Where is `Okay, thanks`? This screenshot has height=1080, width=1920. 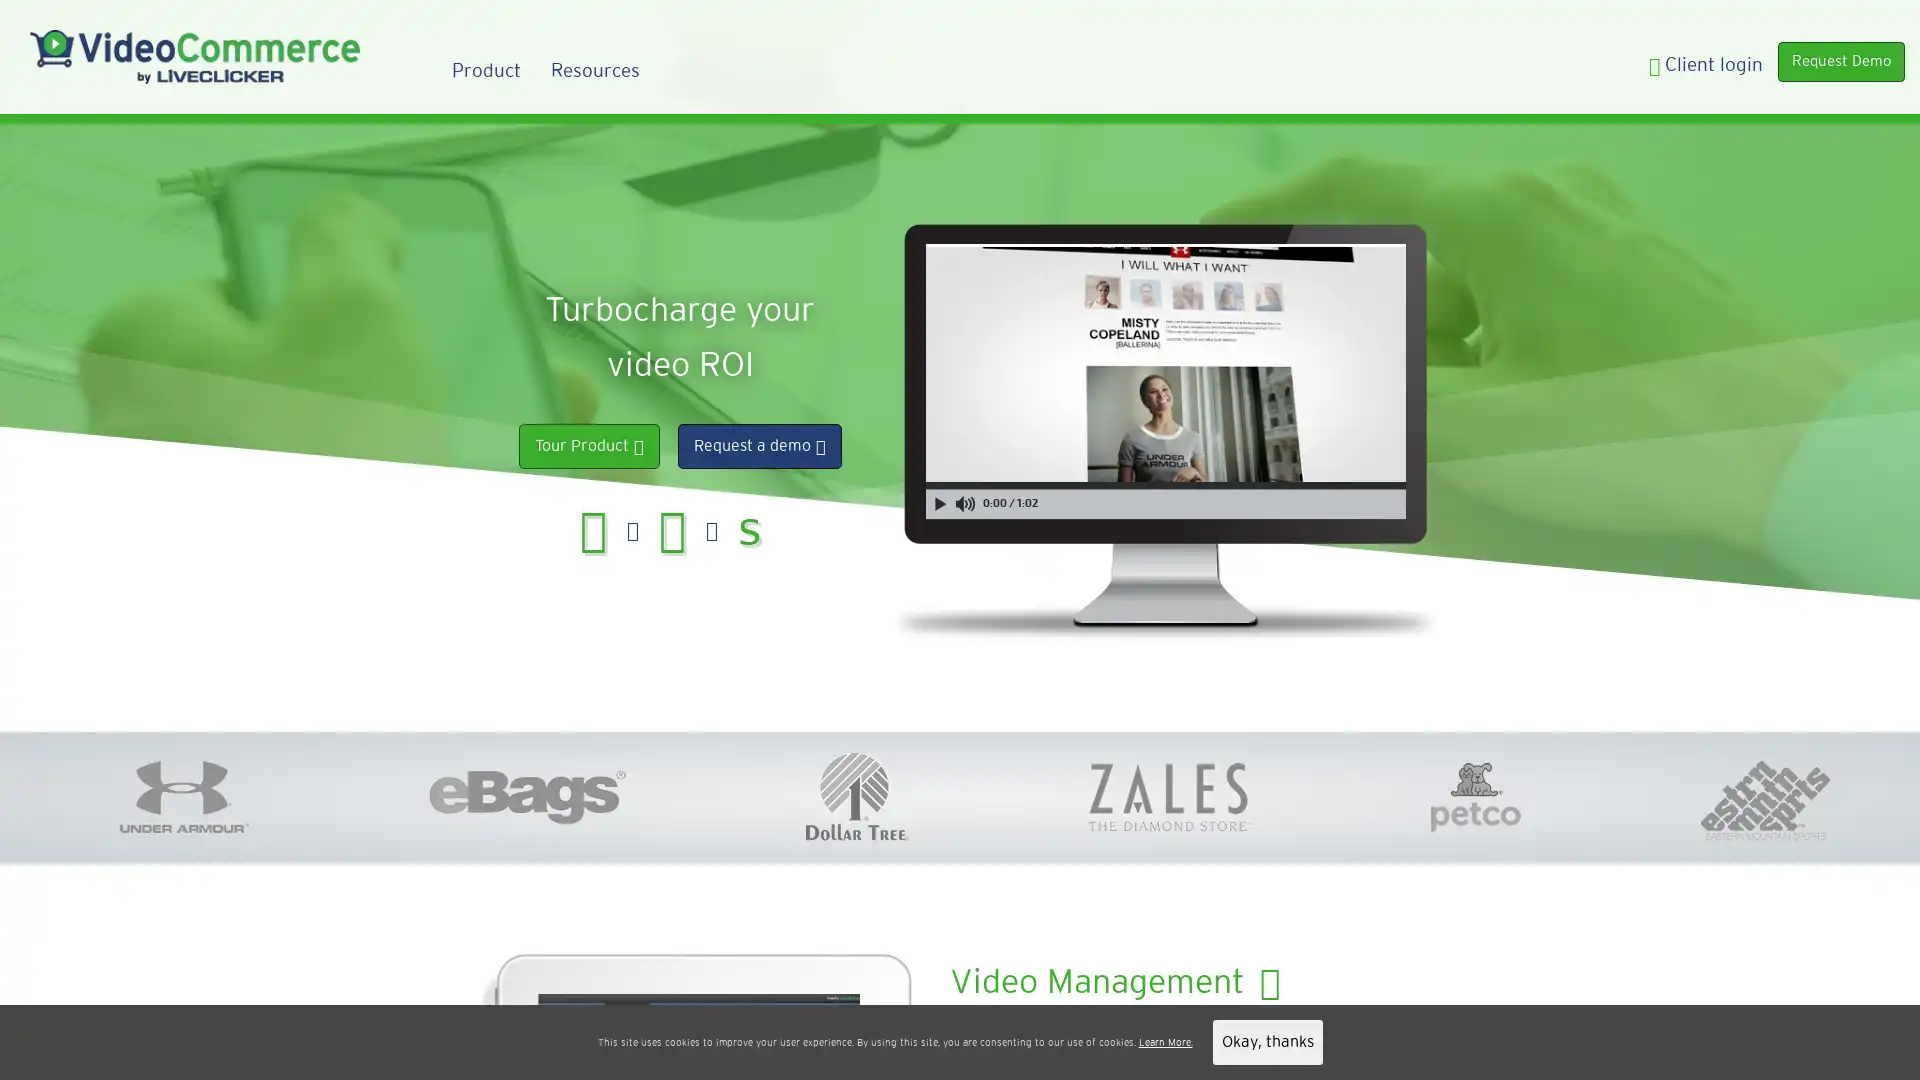 Okay, thanks is located at coordinates (1266, 1041).